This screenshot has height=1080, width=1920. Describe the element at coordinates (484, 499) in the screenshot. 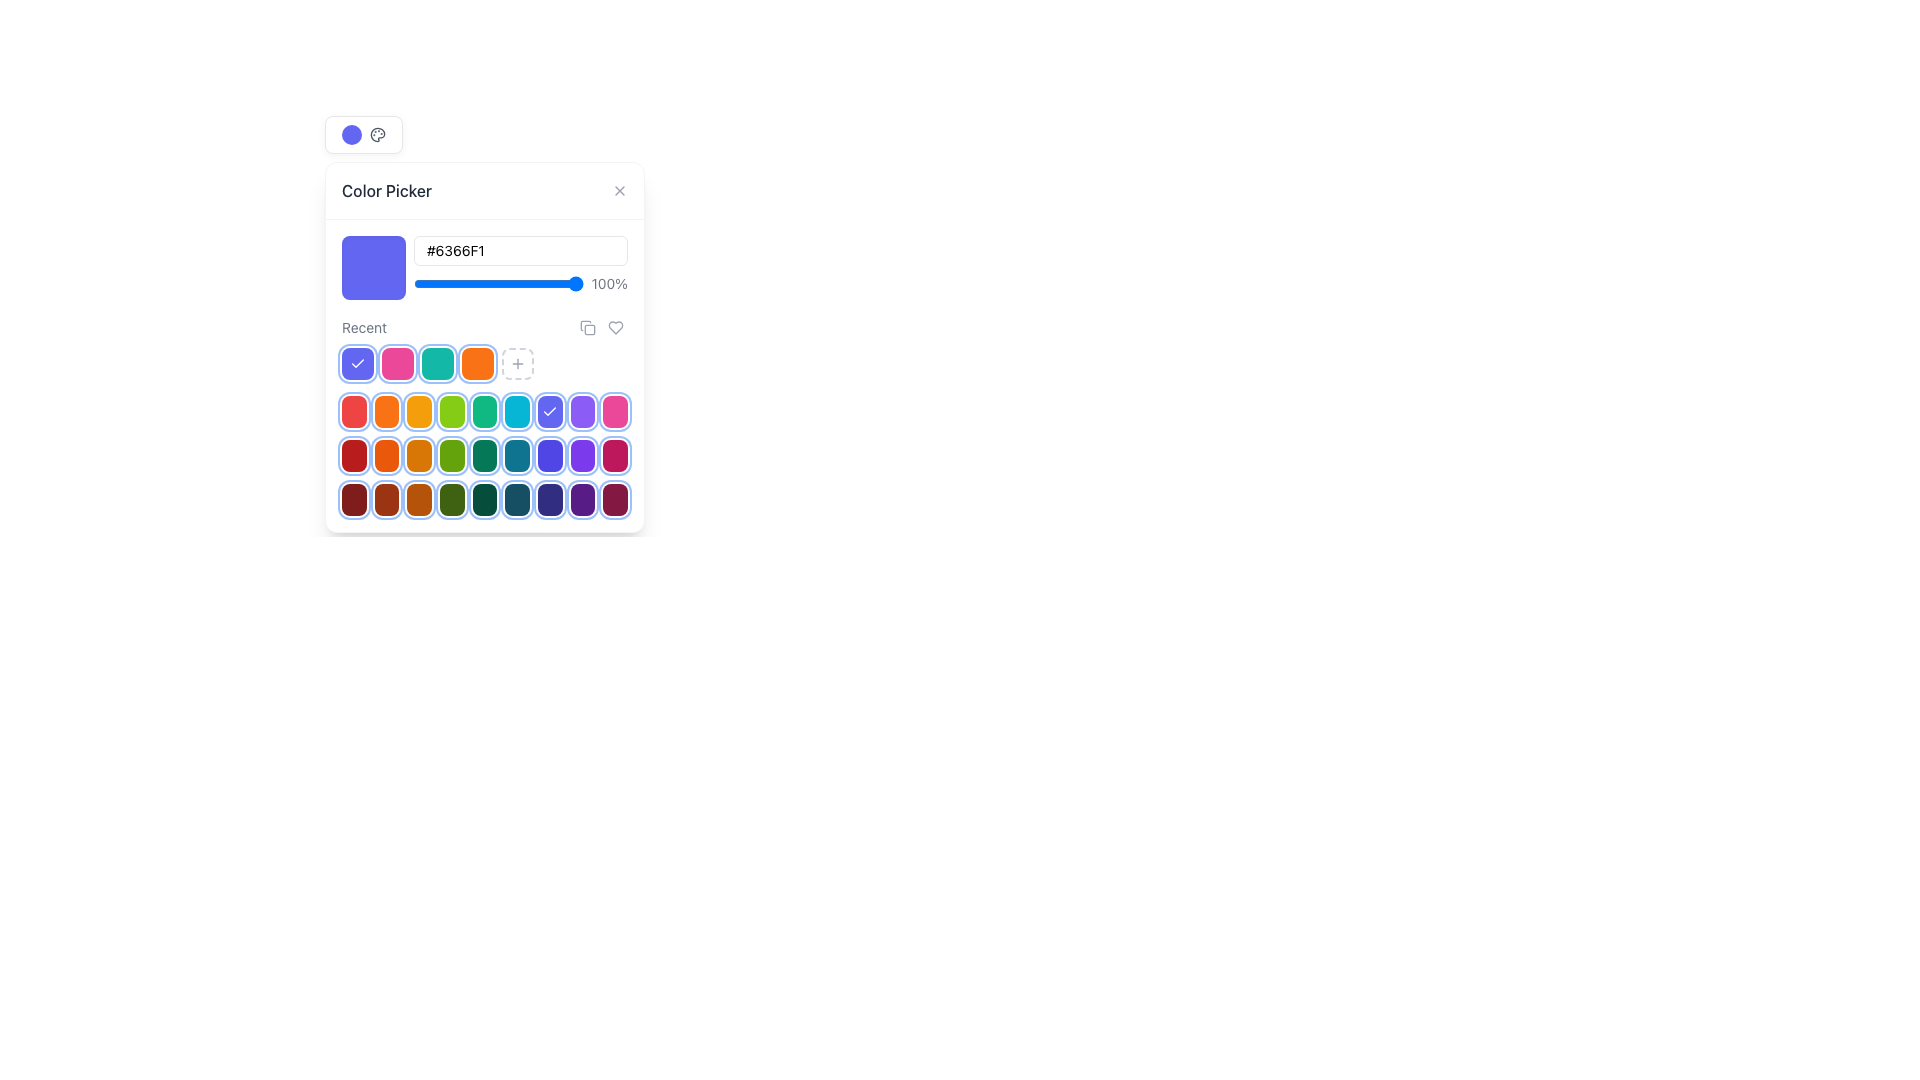

I see `the color selection button in the third group of interactive buttons from the top of the color selection palette` at that location.